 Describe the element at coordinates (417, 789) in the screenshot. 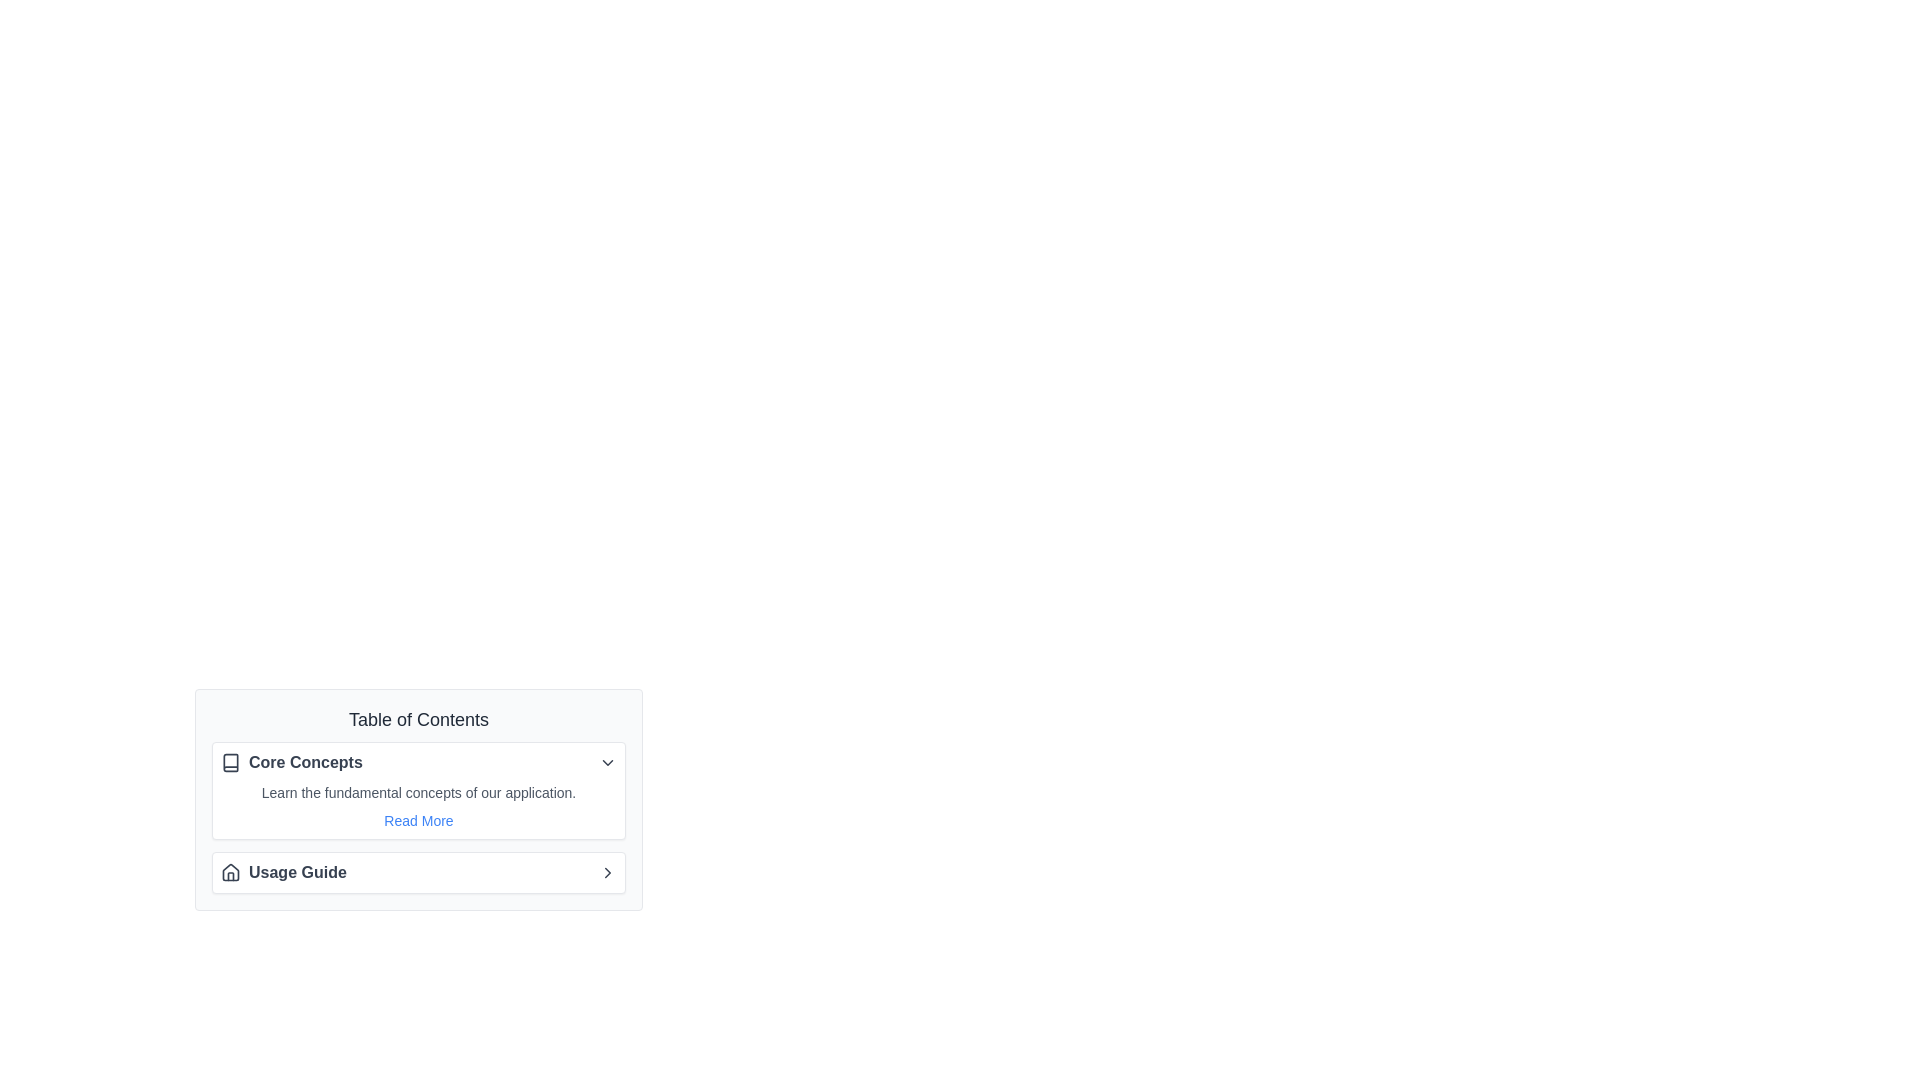

I see `the 'Read More' link at the bottom of the Informational card labeled 'Core Concepts', which is styled with a white background and has a gray border` at that location.